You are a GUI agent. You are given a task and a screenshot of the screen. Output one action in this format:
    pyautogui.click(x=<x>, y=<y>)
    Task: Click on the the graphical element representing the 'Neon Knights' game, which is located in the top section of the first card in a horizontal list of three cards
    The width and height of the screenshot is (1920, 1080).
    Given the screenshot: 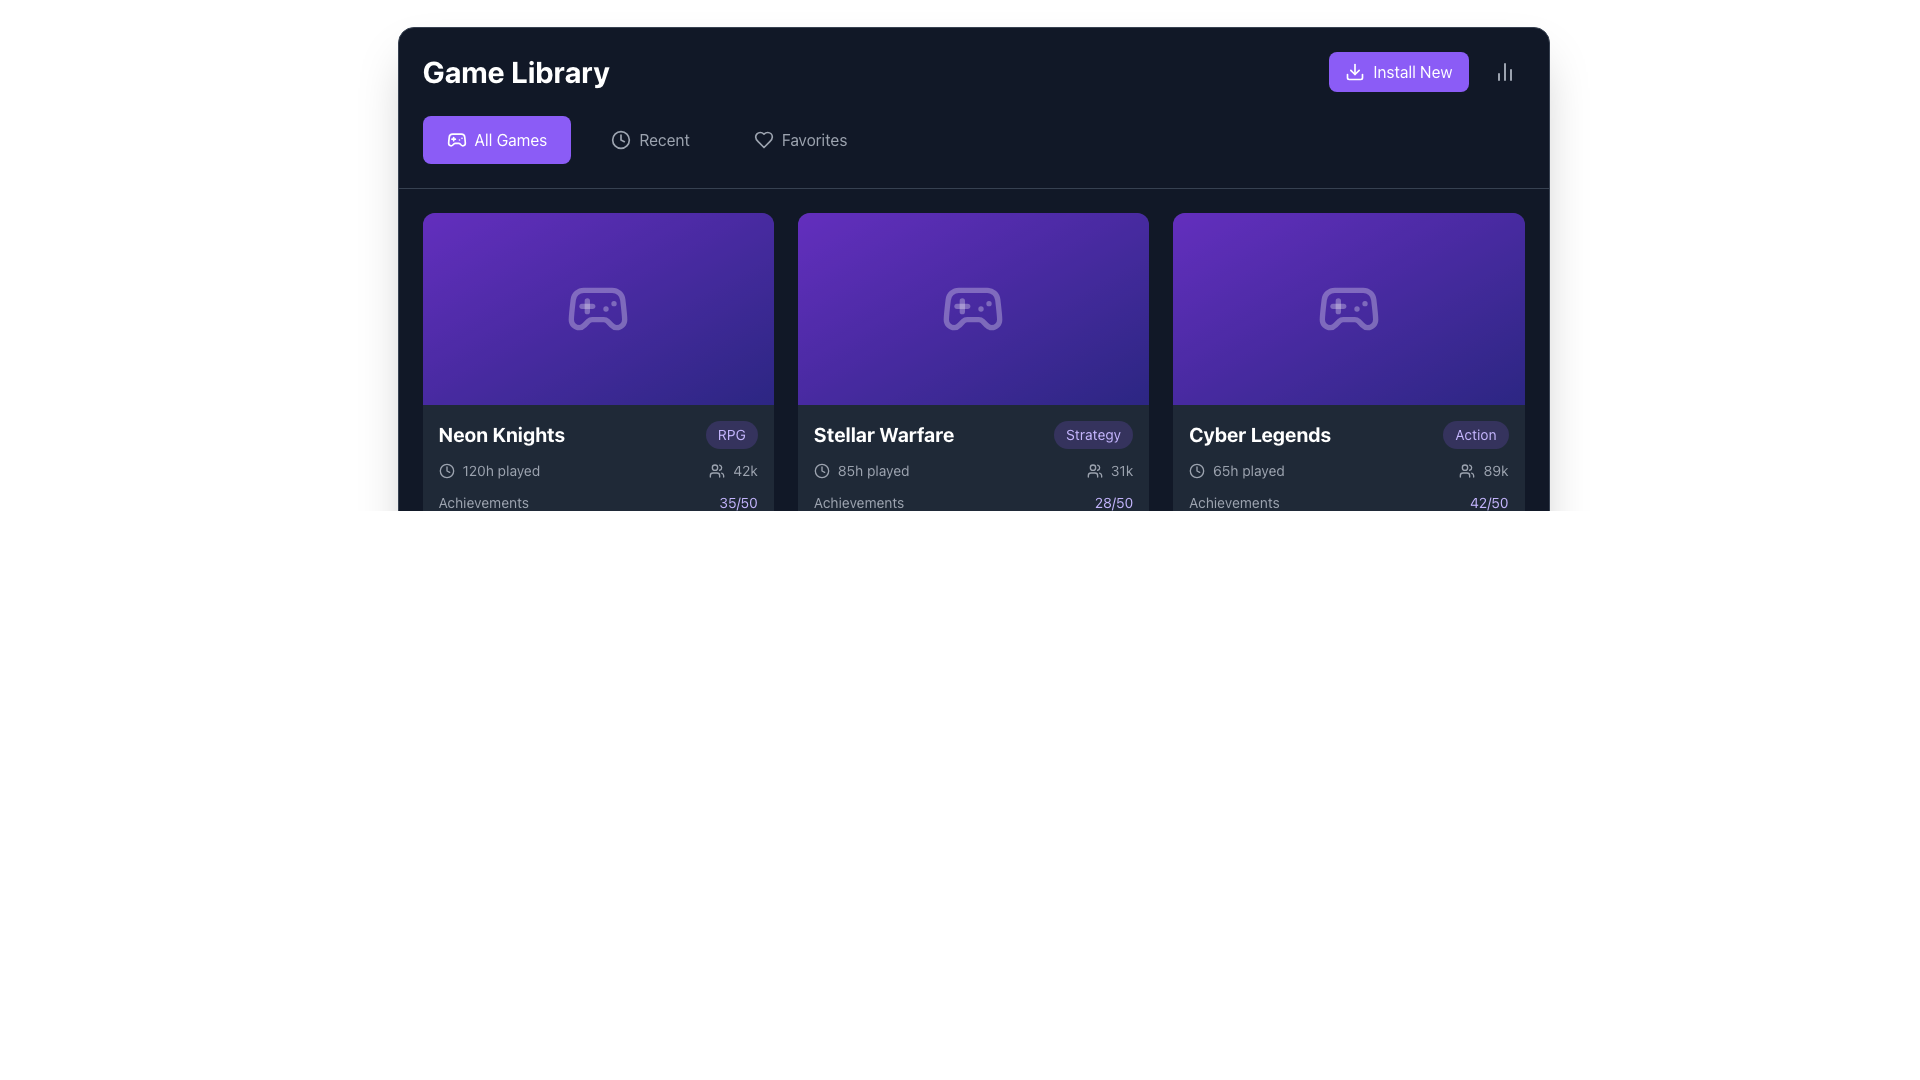 What is the action you would take?
    pyautogui.click(x=597, y=308)
    